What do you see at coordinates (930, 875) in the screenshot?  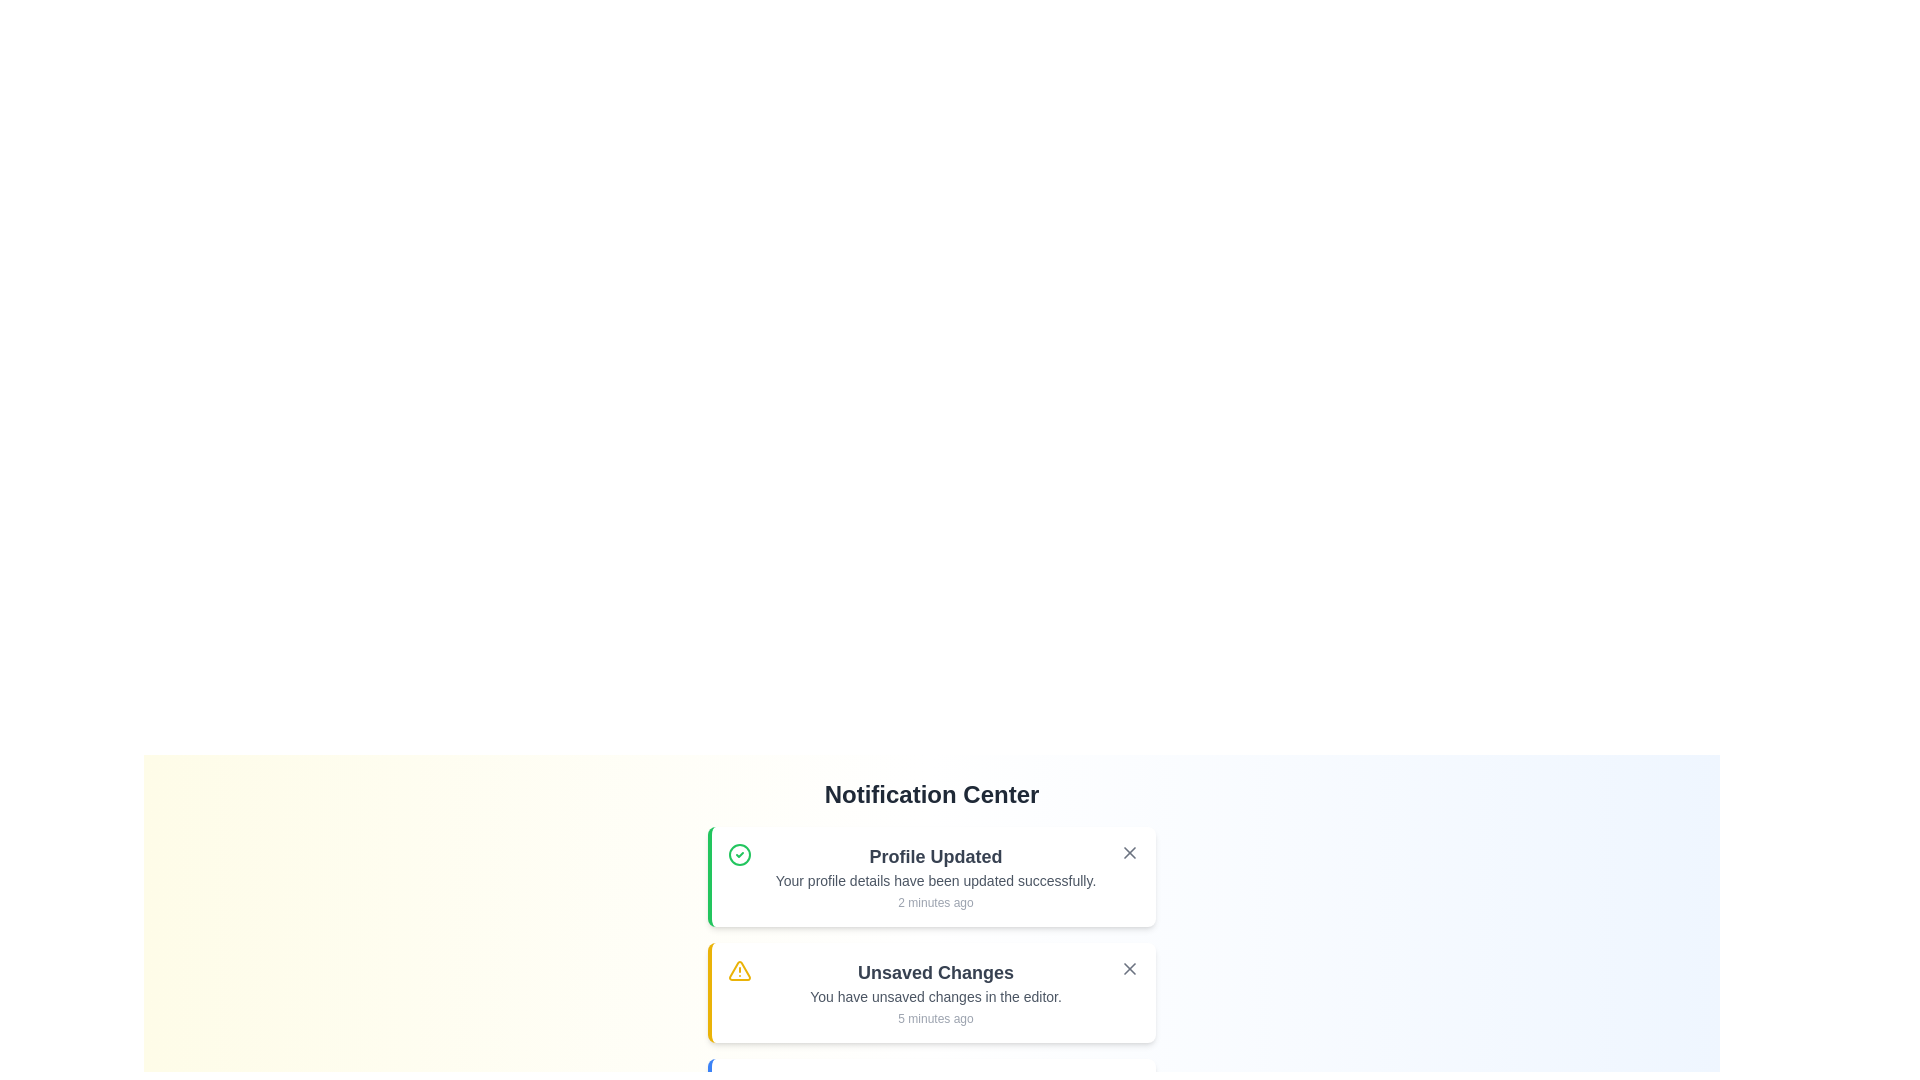 I see `the notification titled 'Profile Updated'` at bounding box center [930, 875].